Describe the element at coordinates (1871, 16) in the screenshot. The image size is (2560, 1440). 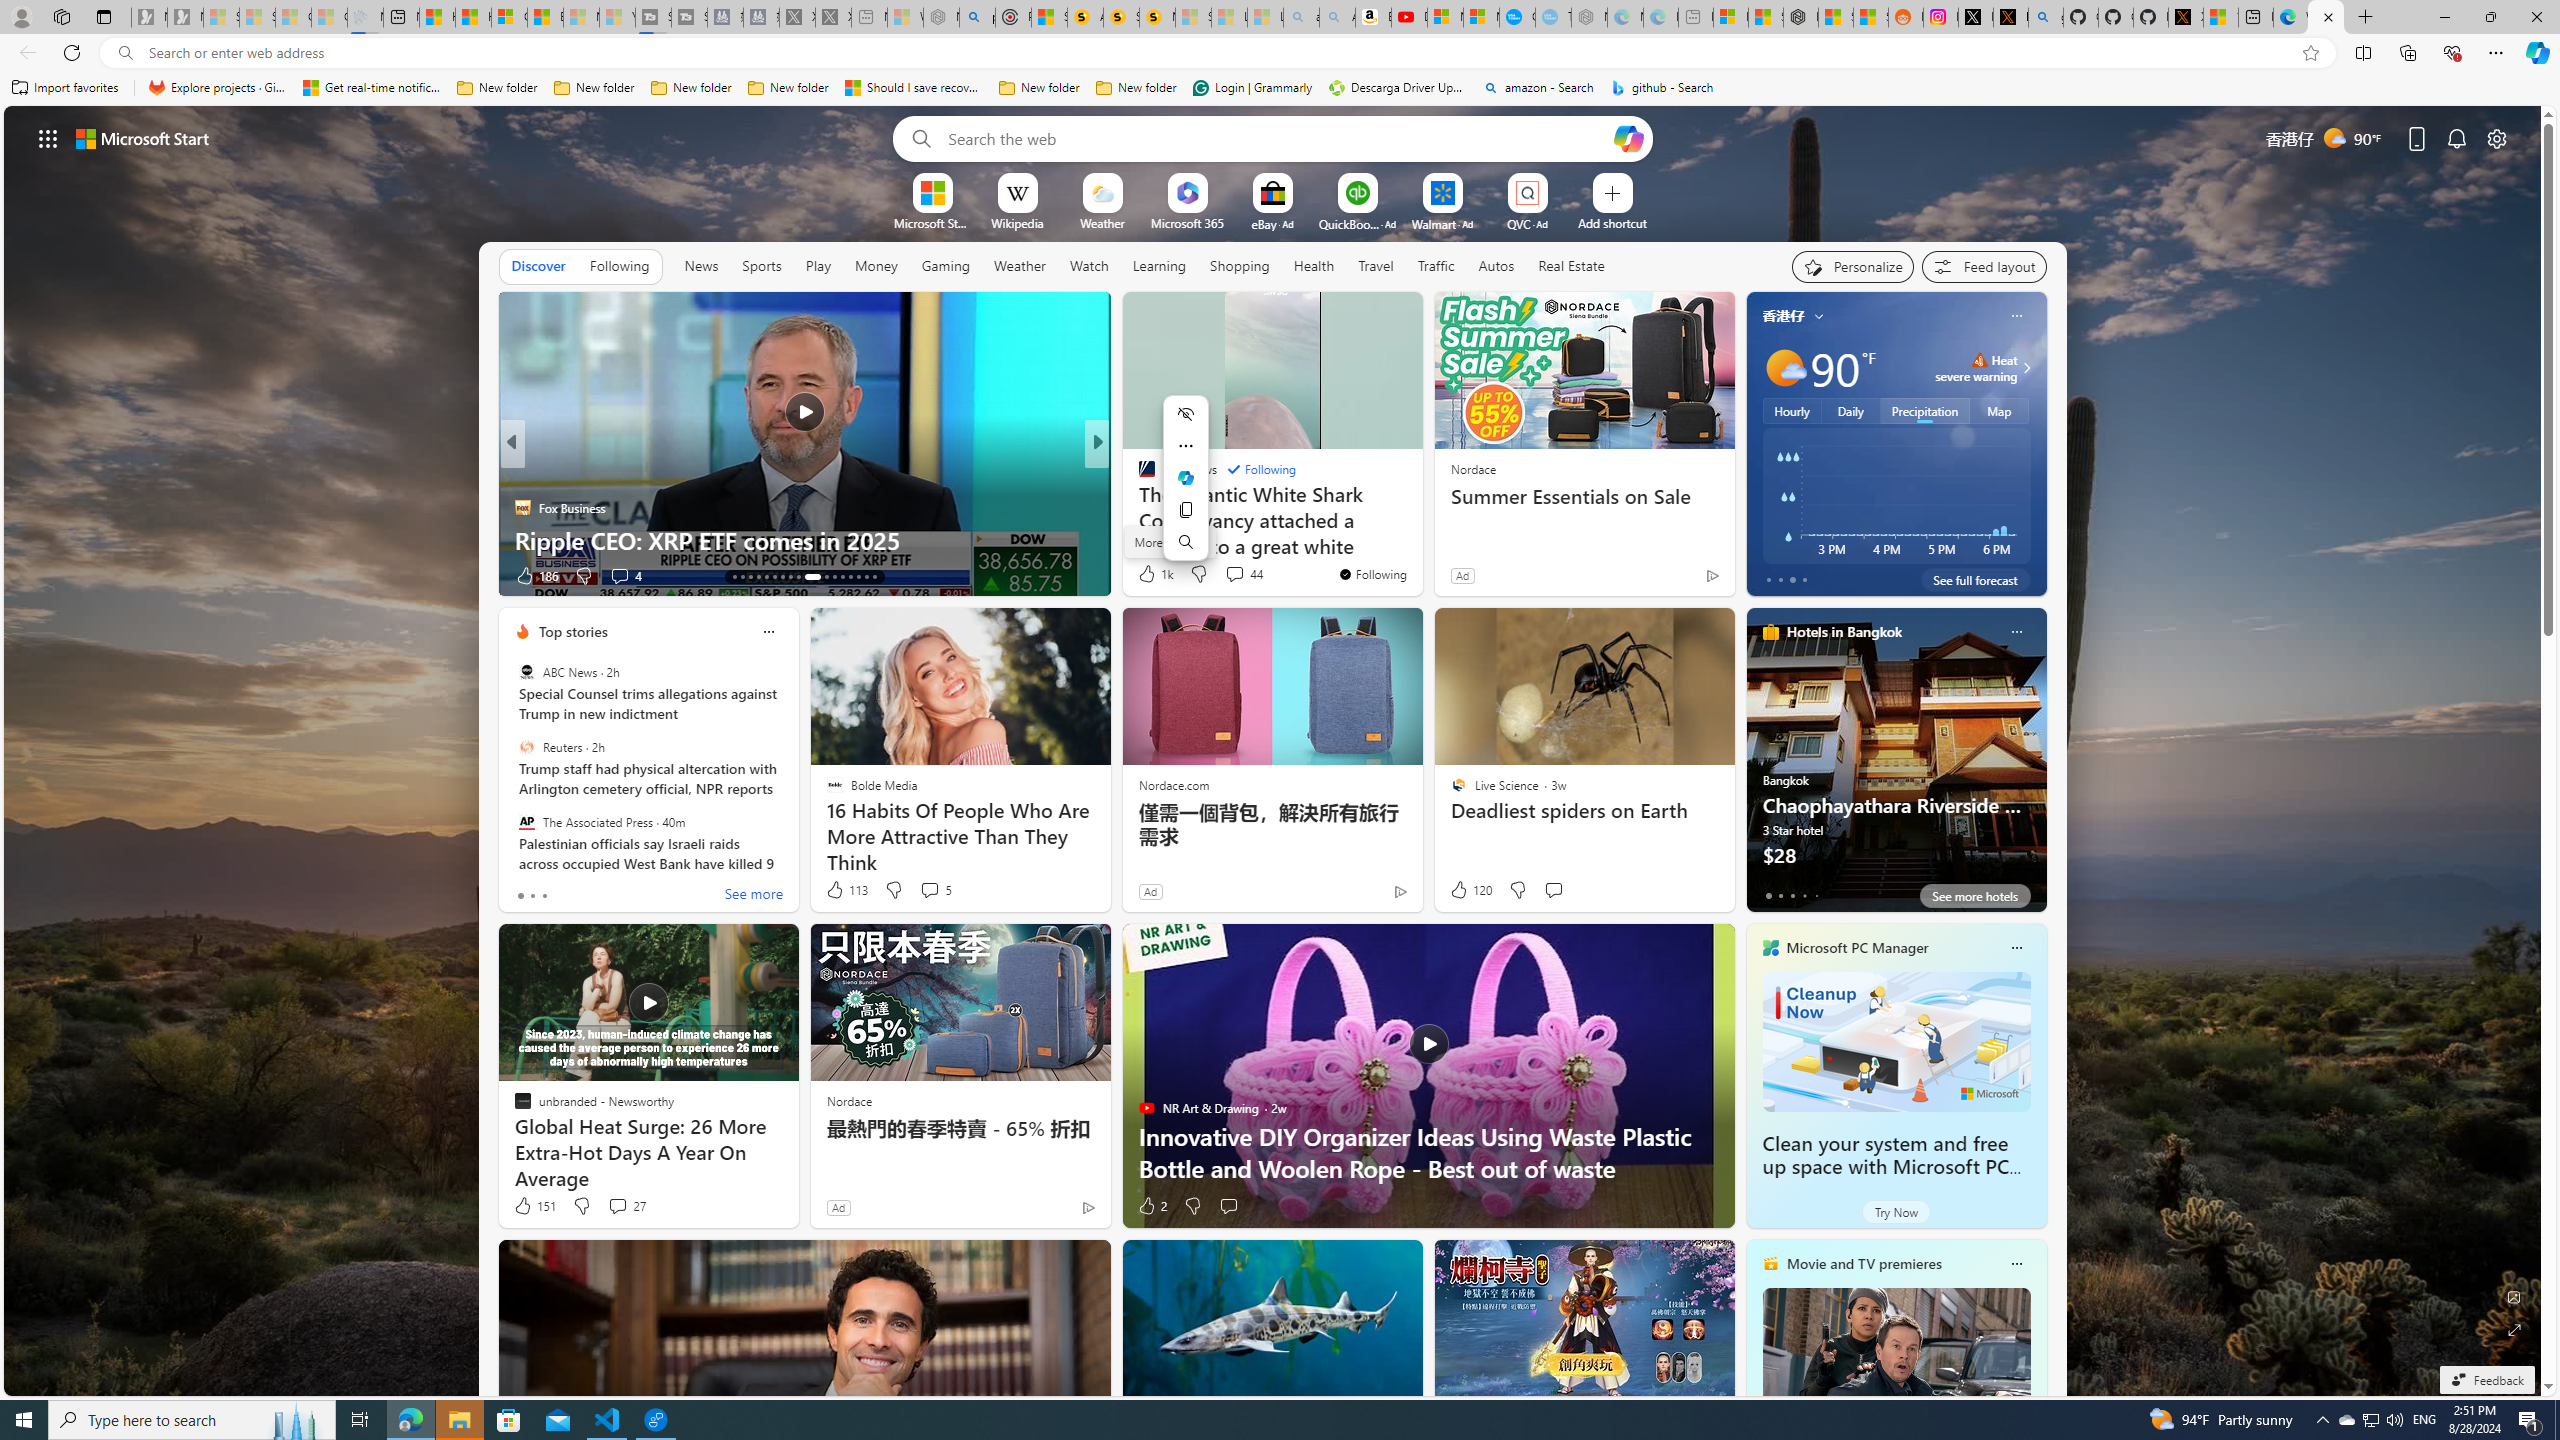
I see `'Shanghai, China Weather trends | Microsoft Weather'` at that location.